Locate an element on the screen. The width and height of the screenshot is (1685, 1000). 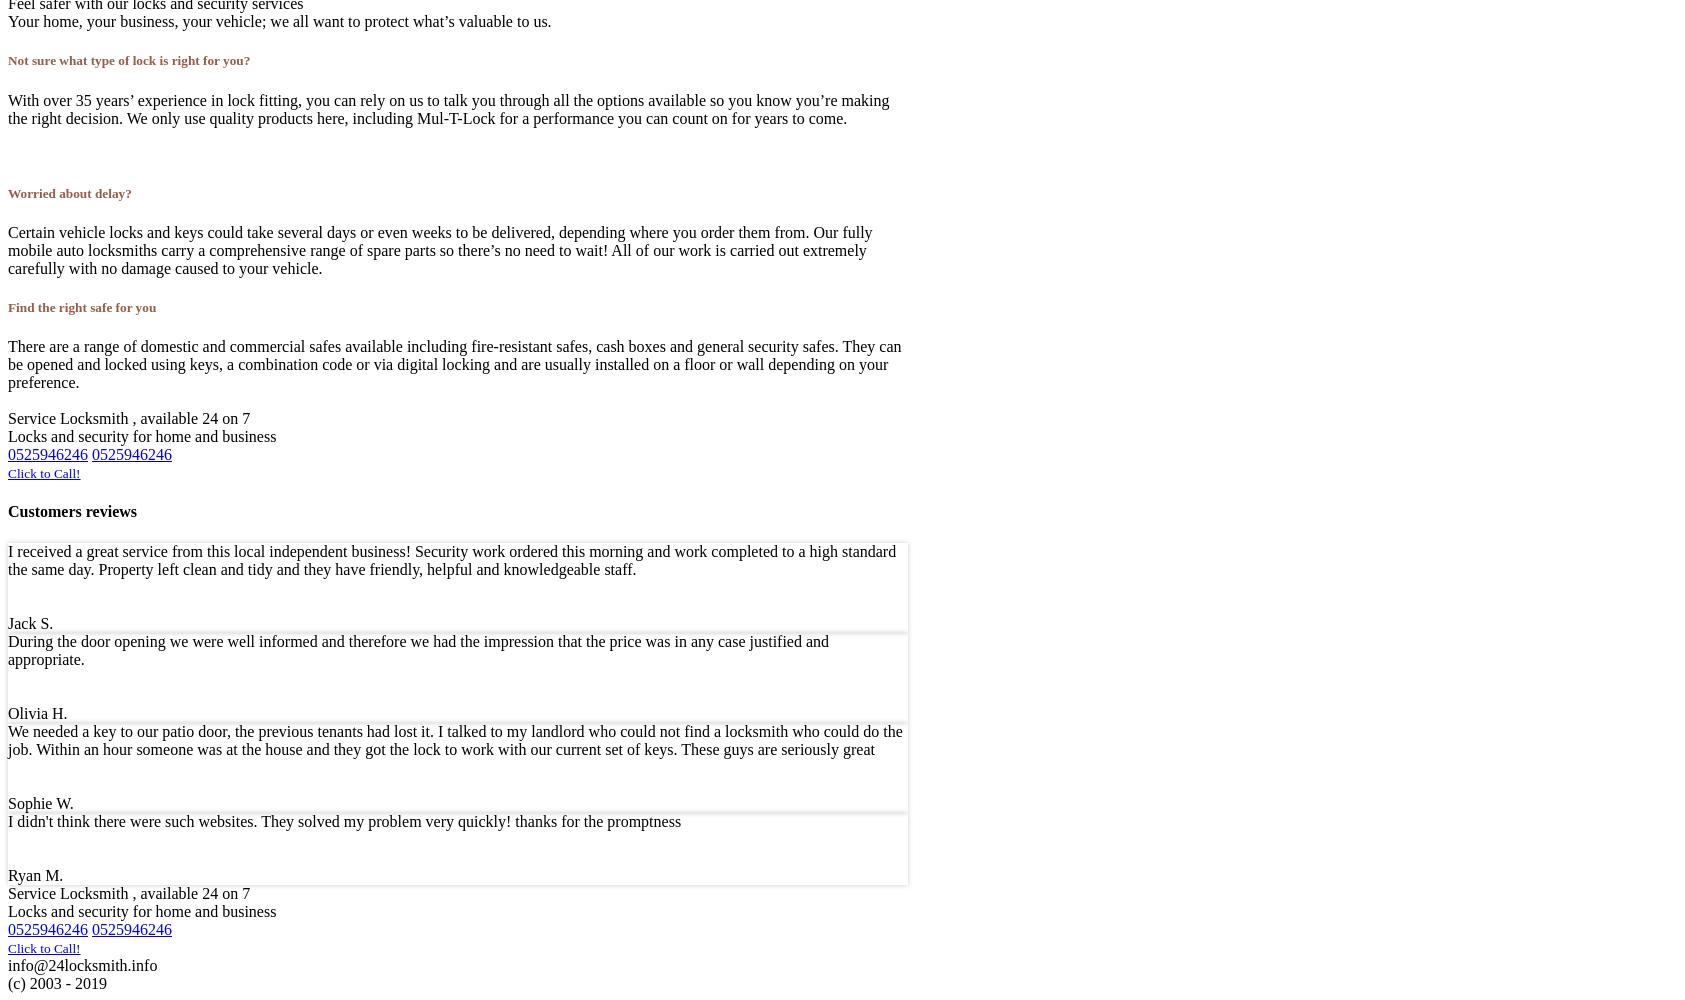
'info@24locksmith.info' is located at coordinates (81, 963).